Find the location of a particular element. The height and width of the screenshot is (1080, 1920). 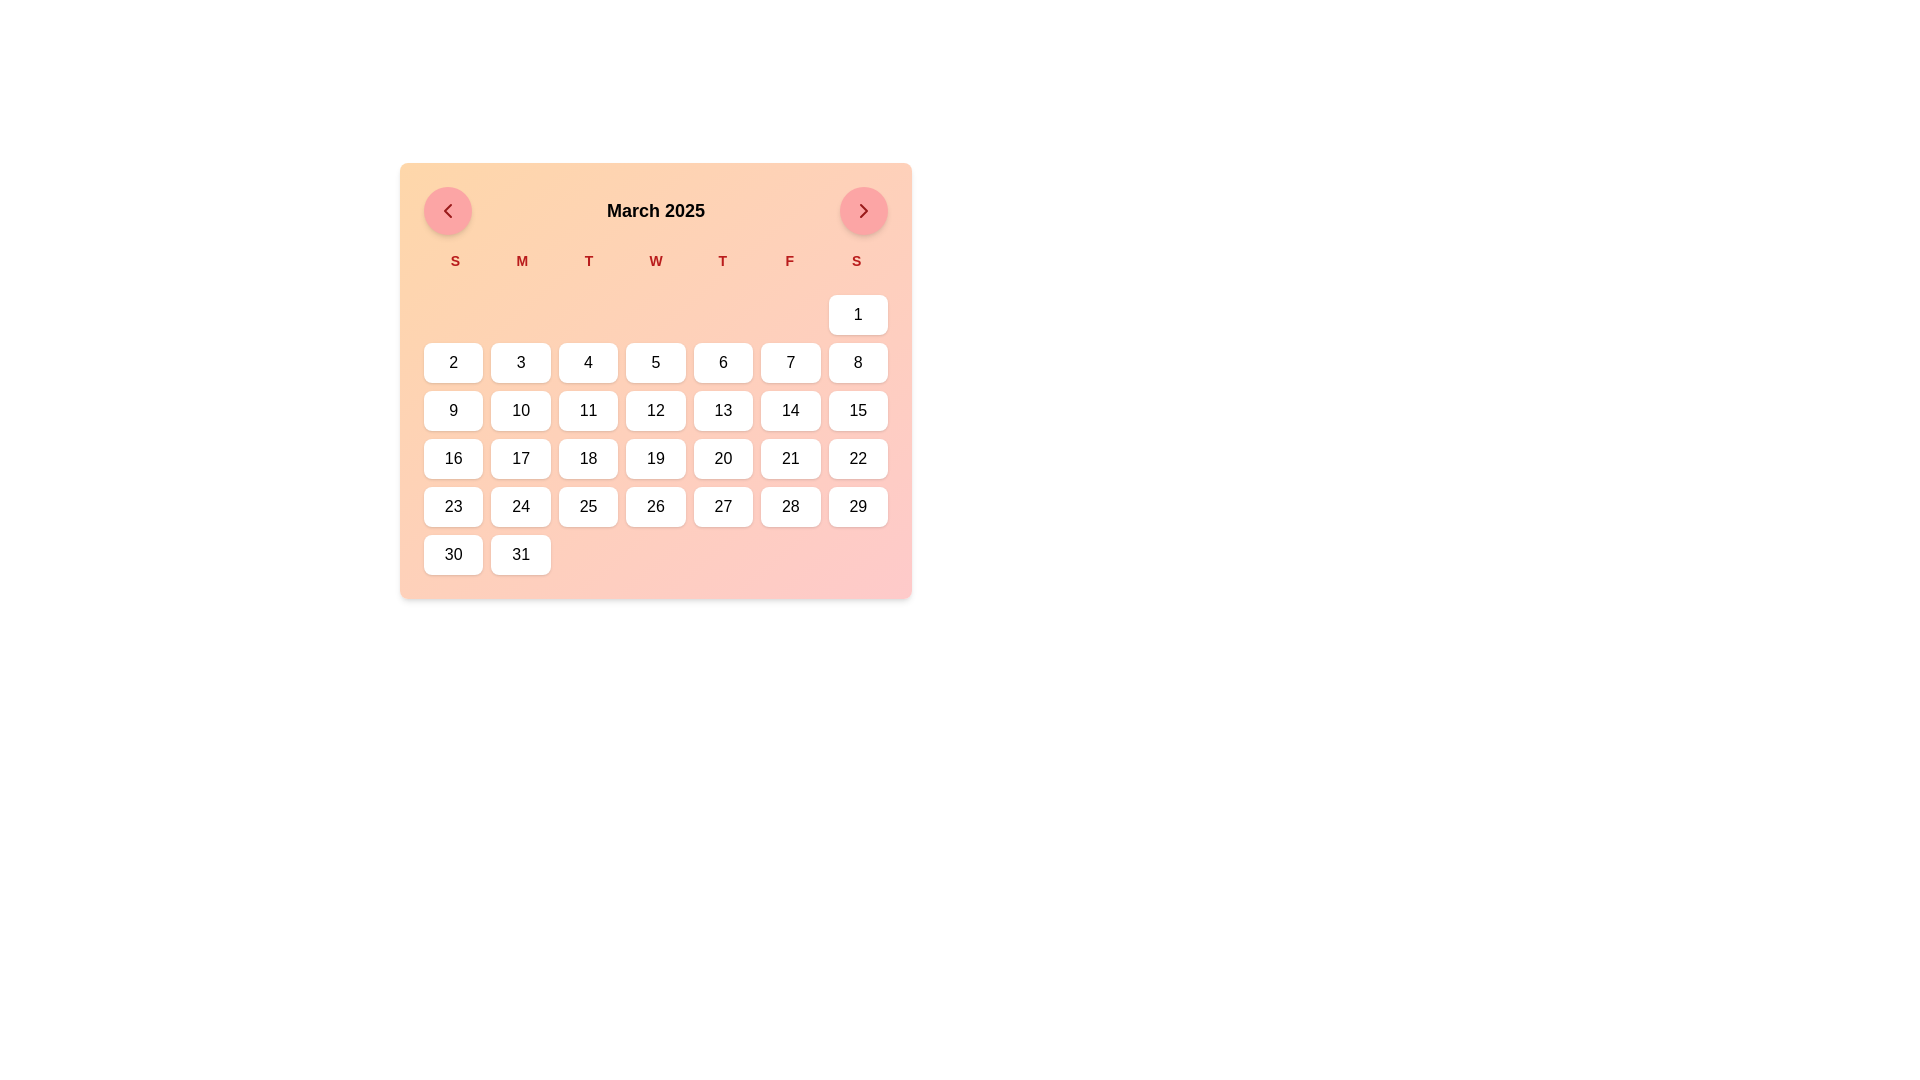

the static text label representing 'Sunday', which is the last element in the row of day headers in the calendar interface is located at coordinates (856, 260).